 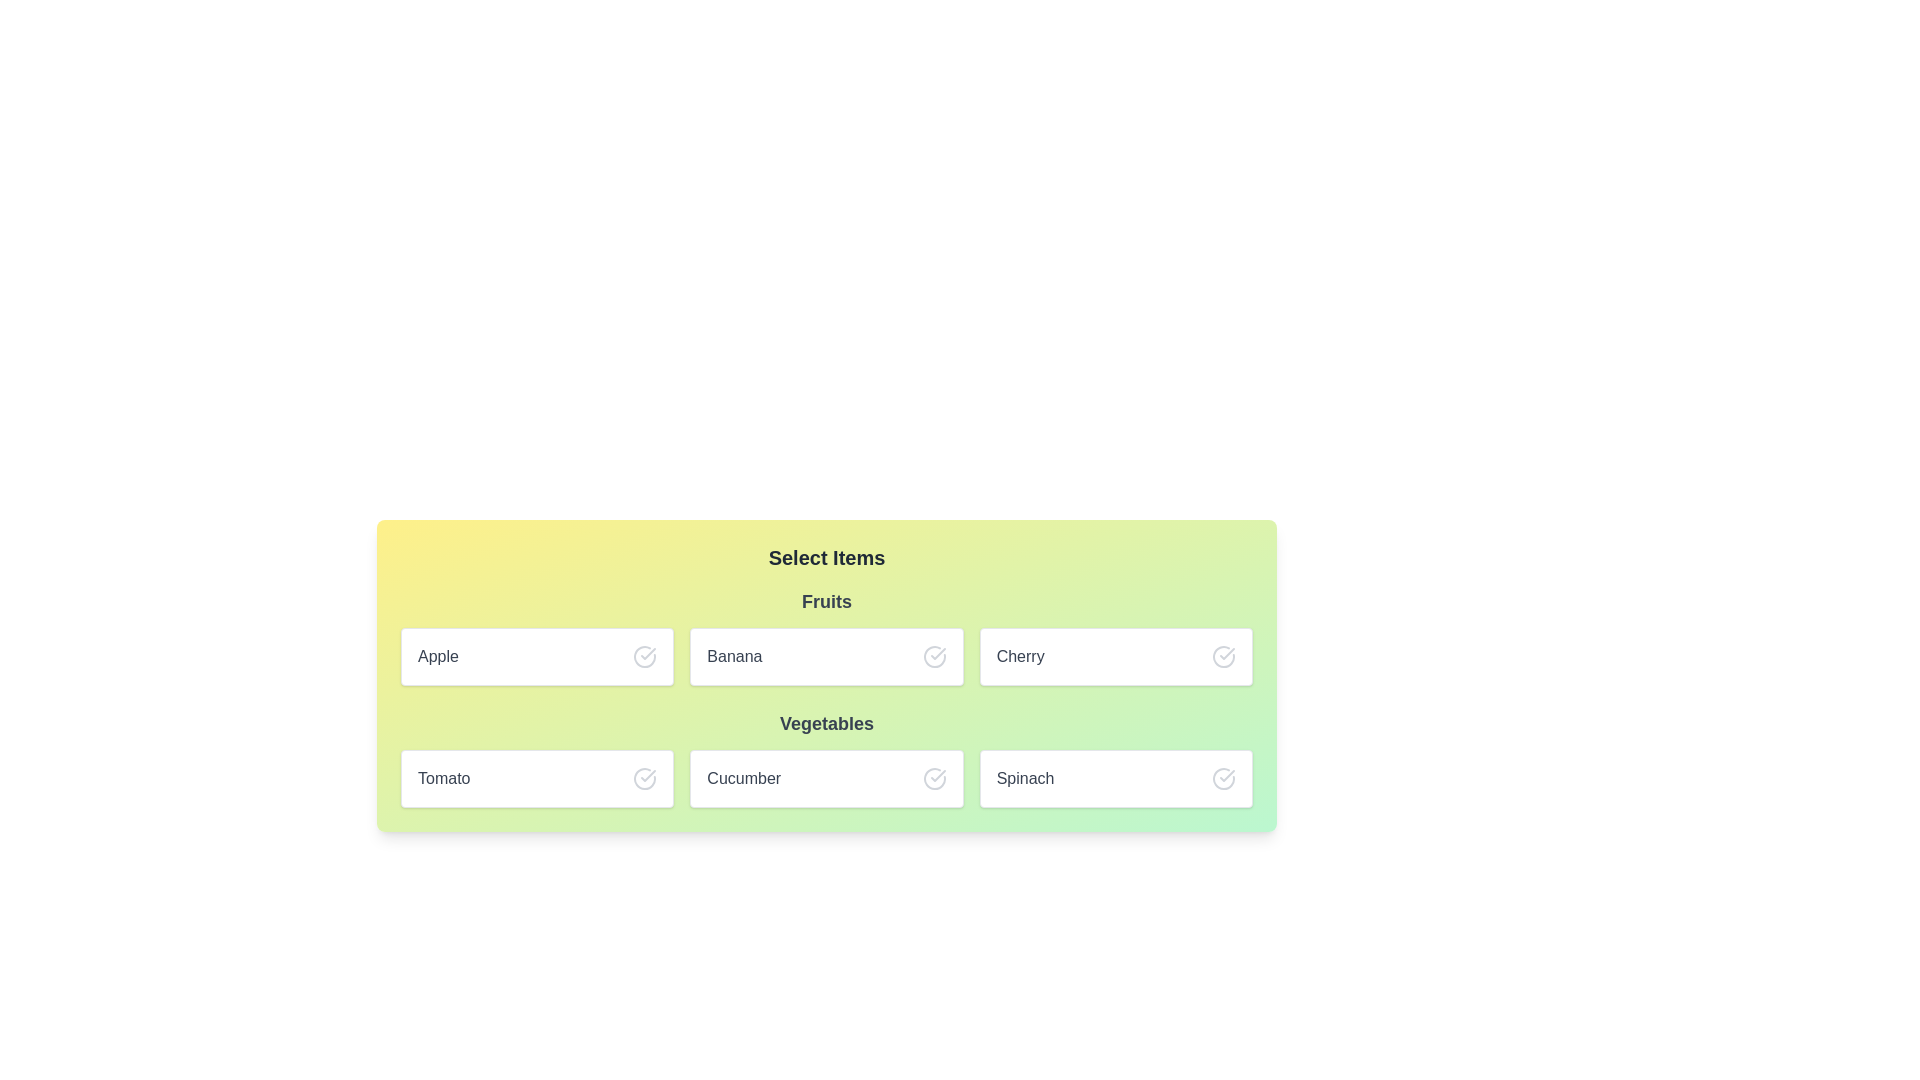 I want to click on the SVG icon representing the selection state for the 'Cucumber' item located on the far right side of the 'Cucumber' cell in the 'Vegetables' row, so click(x=933, y=778).